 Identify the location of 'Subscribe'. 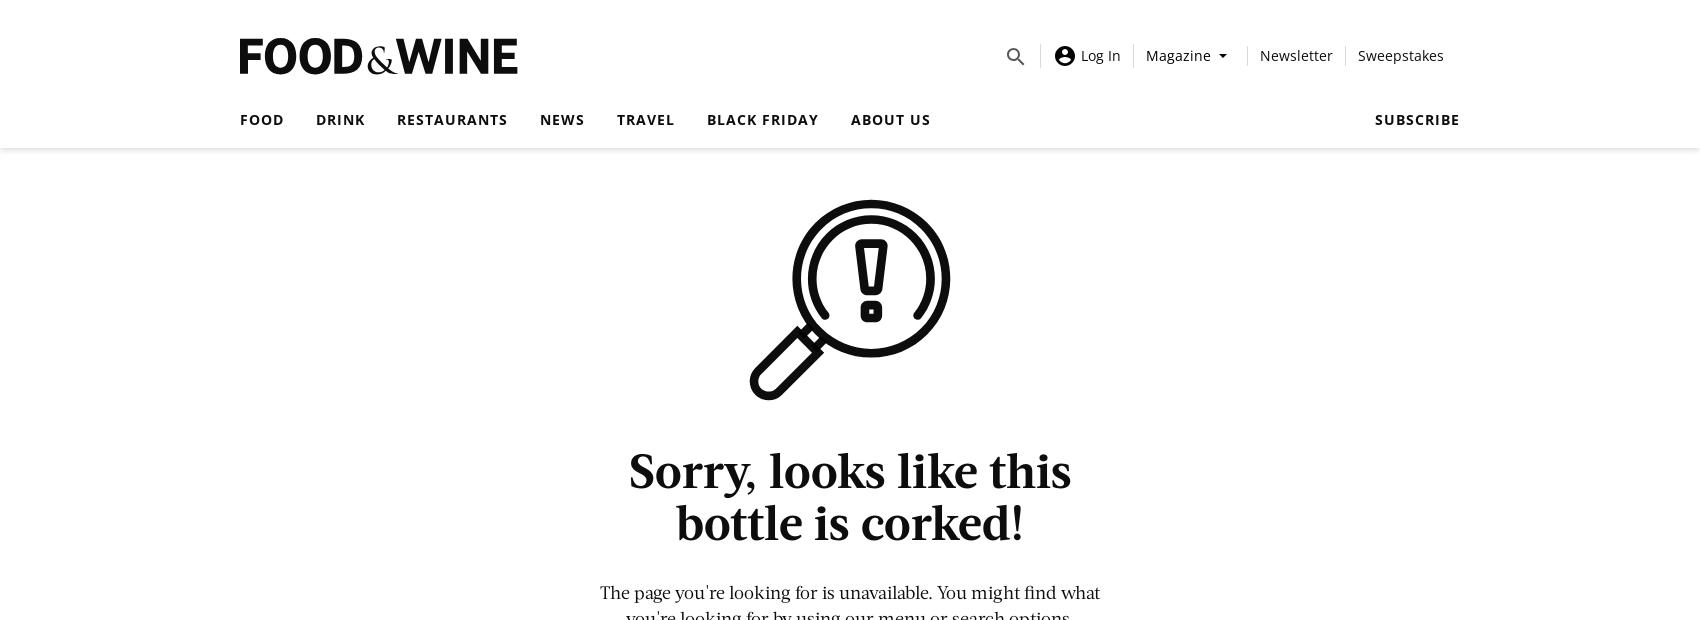
(1416, 119).